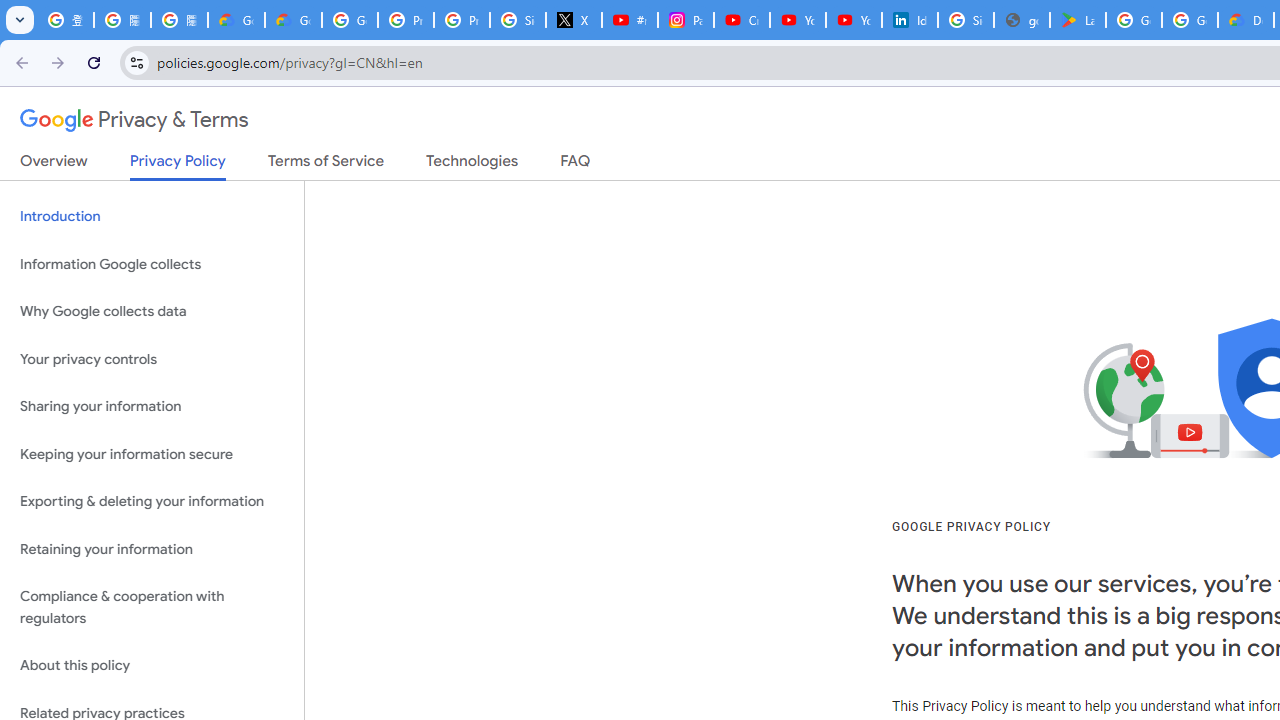 The height and width of the screenshot is (720, 1280). What do you see at coordinates (853, 20) in the screenshot?
I see `'YouTube Culture & Trends - YouTube Top 10, 2021'` at bounding box center [853, 20].